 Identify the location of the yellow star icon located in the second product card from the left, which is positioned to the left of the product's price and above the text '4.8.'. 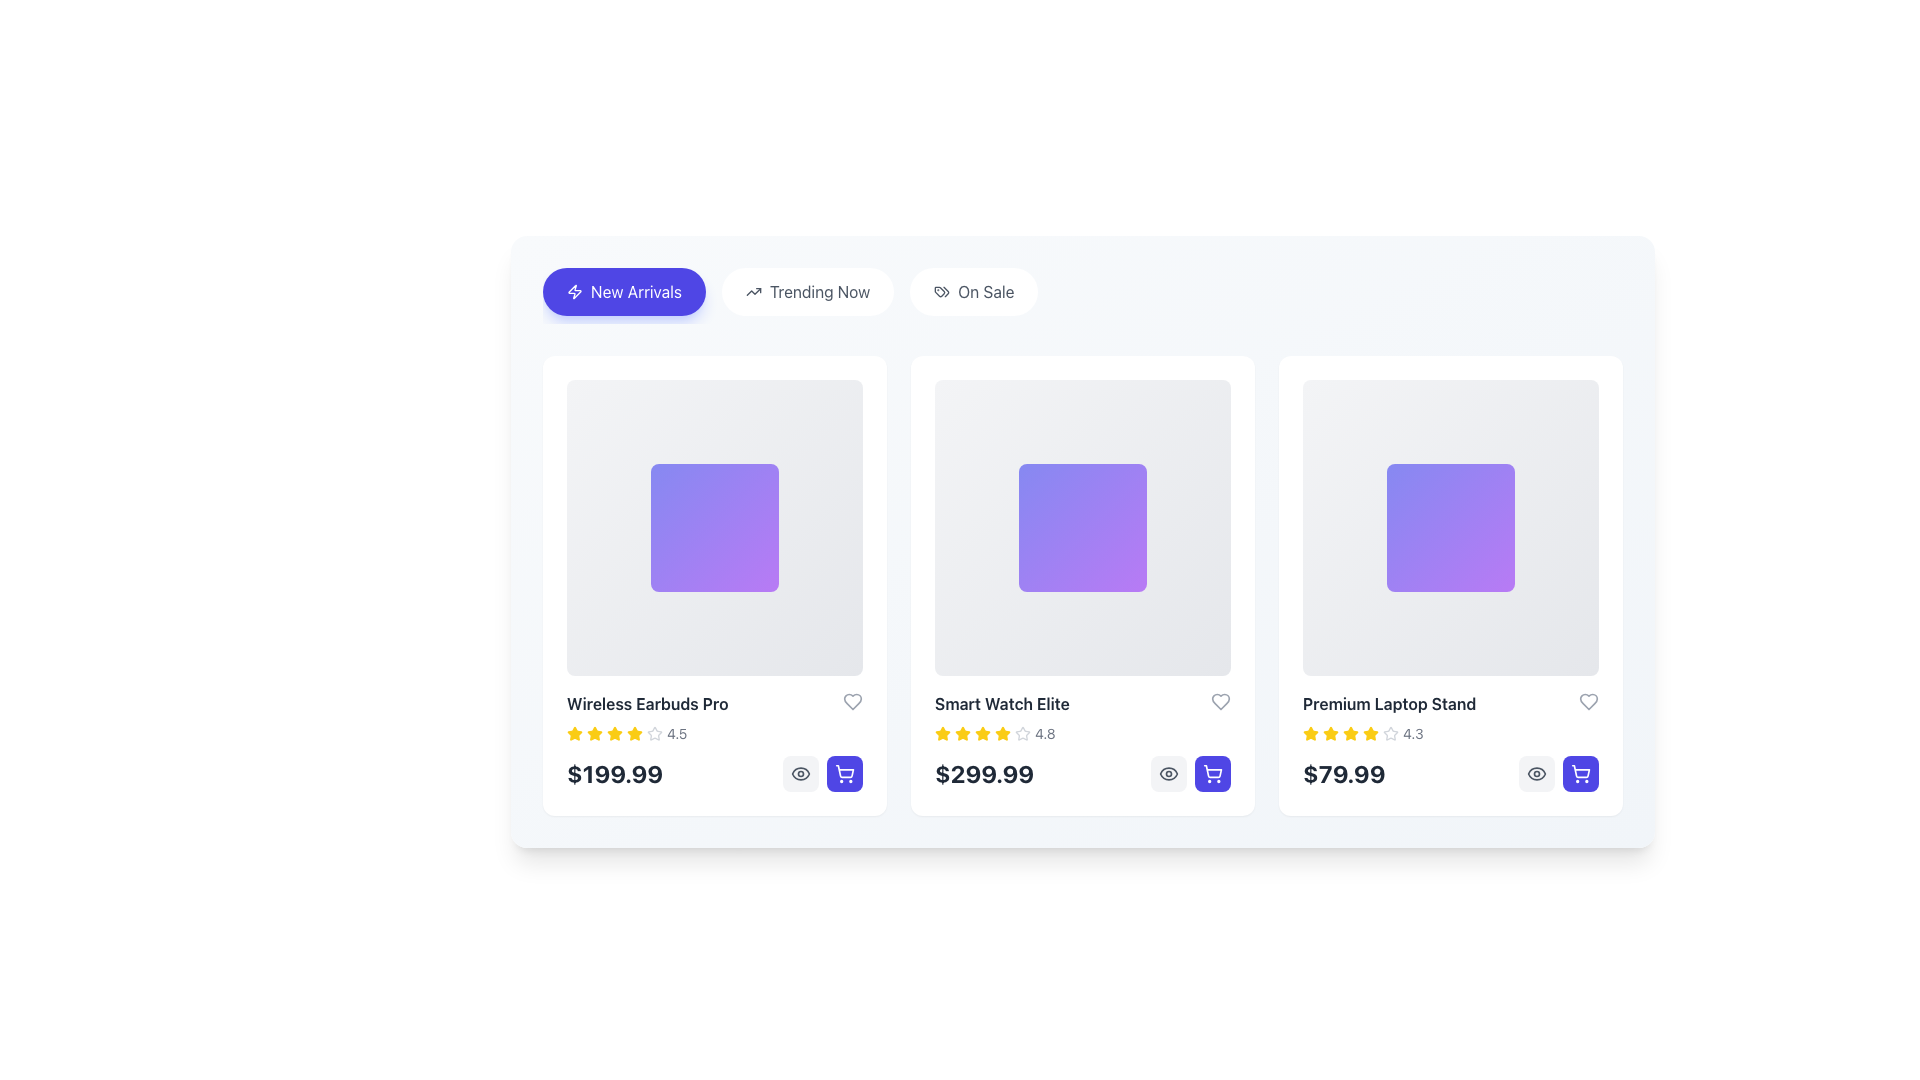
(1003, 733).